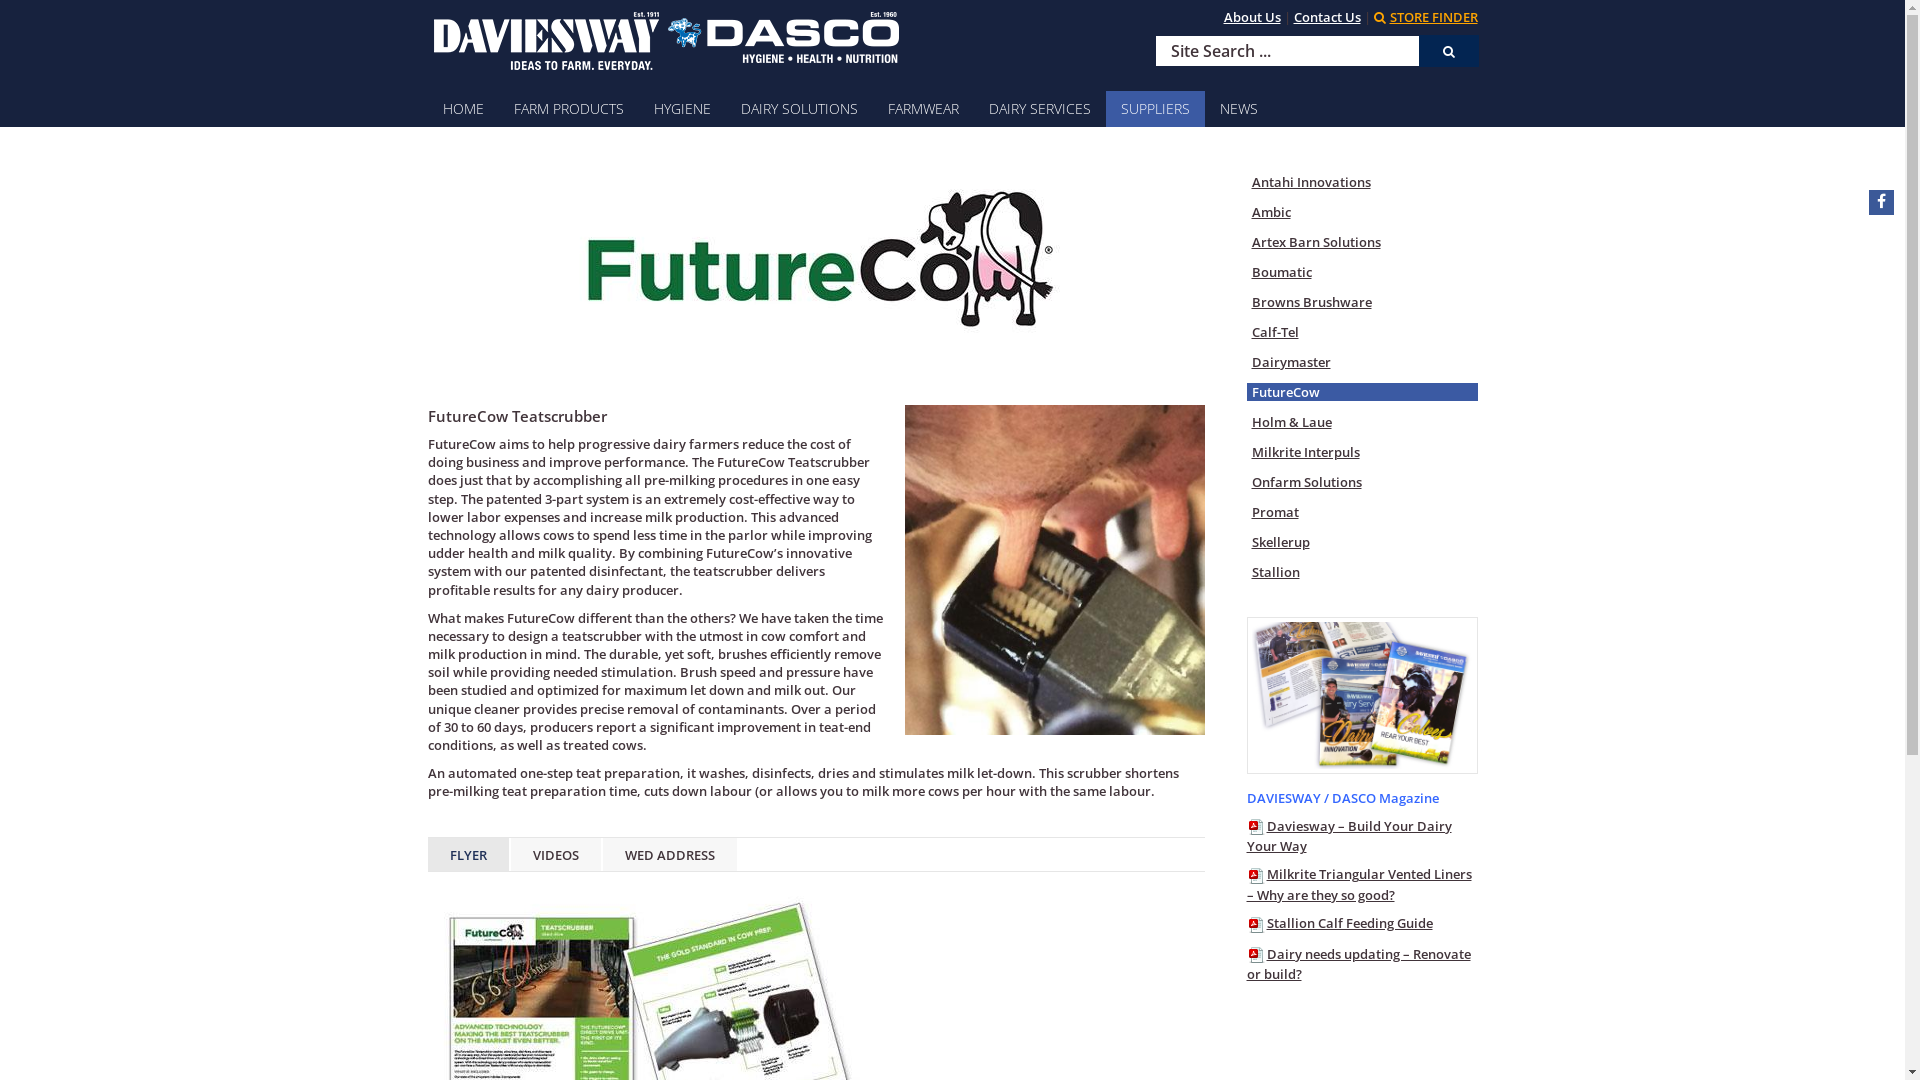 This screenshot has height=1080, width=1920. Describe the element at coordinates (668, 855) in the screenshot. I see `'WED ADDRESS'` at that location.